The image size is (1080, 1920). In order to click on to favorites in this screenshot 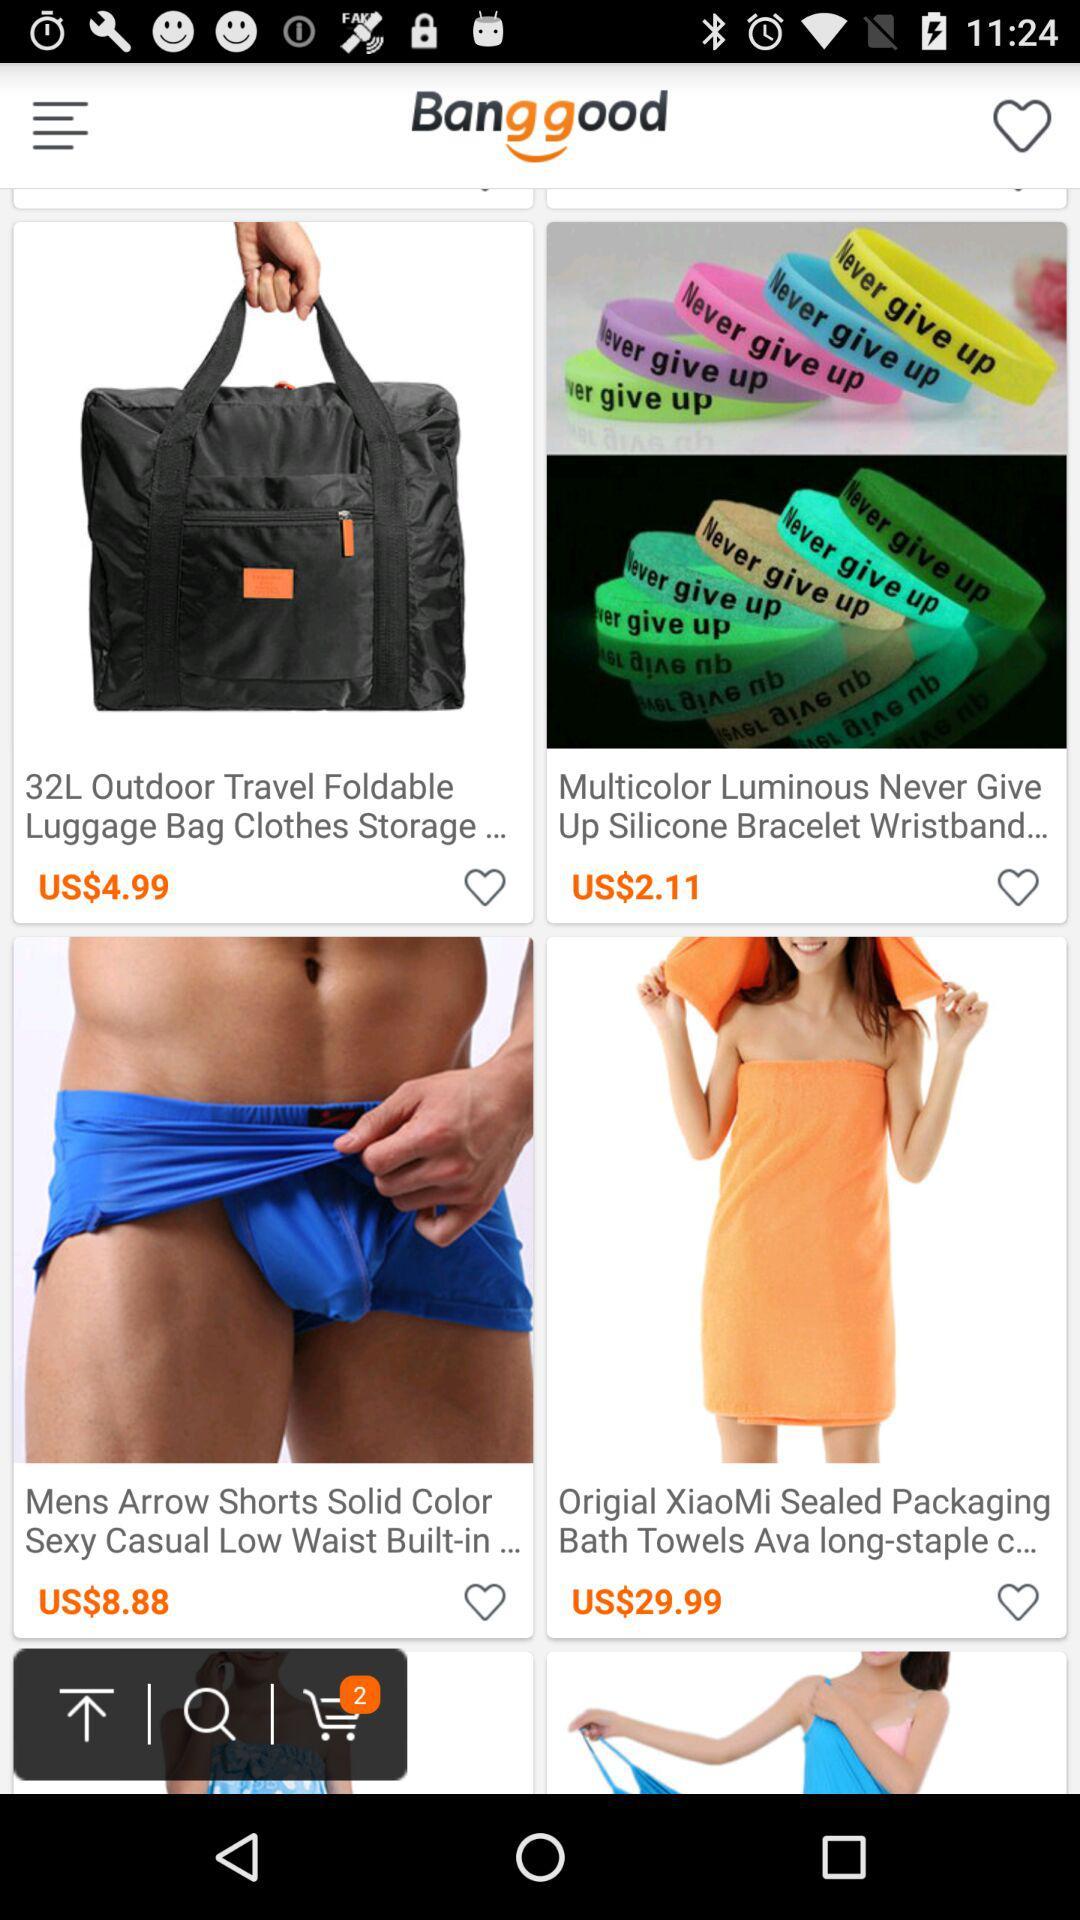, I will do `click(485, 192)`.